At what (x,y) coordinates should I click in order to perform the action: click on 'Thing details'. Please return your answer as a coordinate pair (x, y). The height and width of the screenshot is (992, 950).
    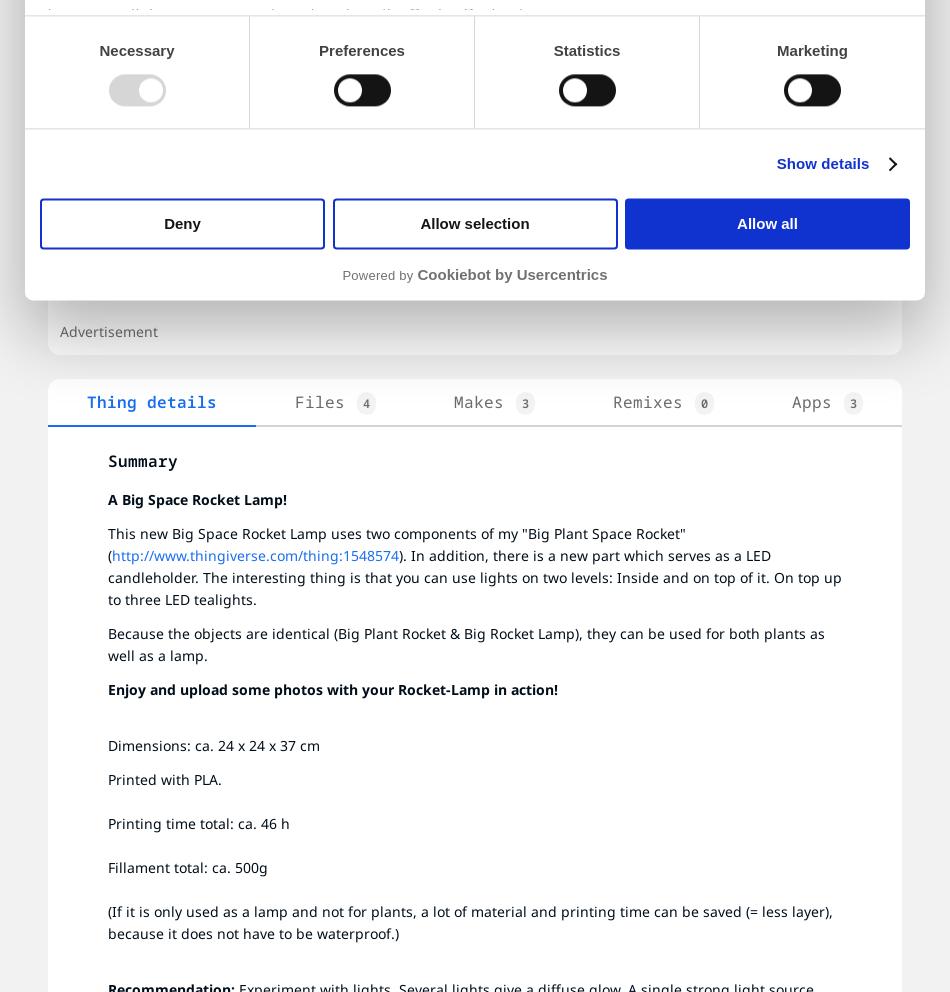
    Looking at the image, I should click on (152, 401).